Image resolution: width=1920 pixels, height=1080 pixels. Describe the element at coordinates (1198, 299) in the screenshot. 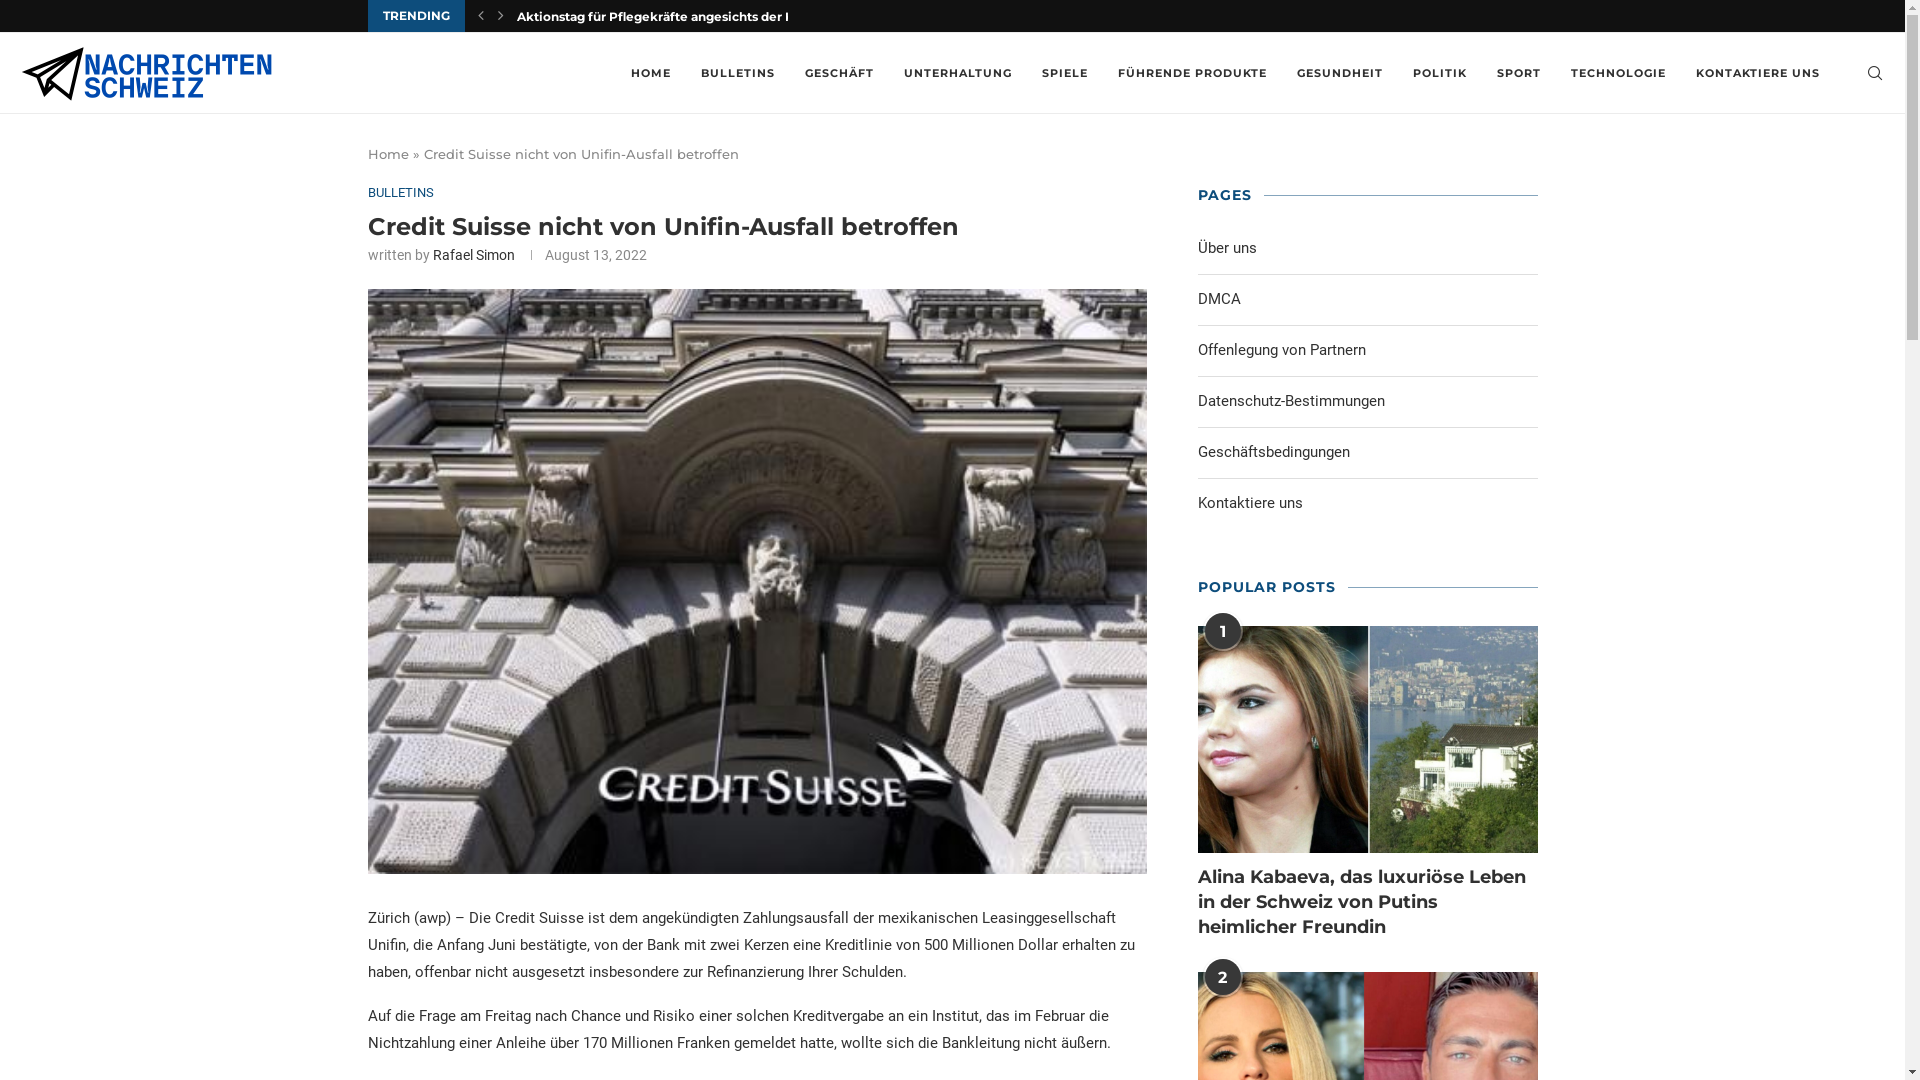

I see `'DMCA'` at that location.